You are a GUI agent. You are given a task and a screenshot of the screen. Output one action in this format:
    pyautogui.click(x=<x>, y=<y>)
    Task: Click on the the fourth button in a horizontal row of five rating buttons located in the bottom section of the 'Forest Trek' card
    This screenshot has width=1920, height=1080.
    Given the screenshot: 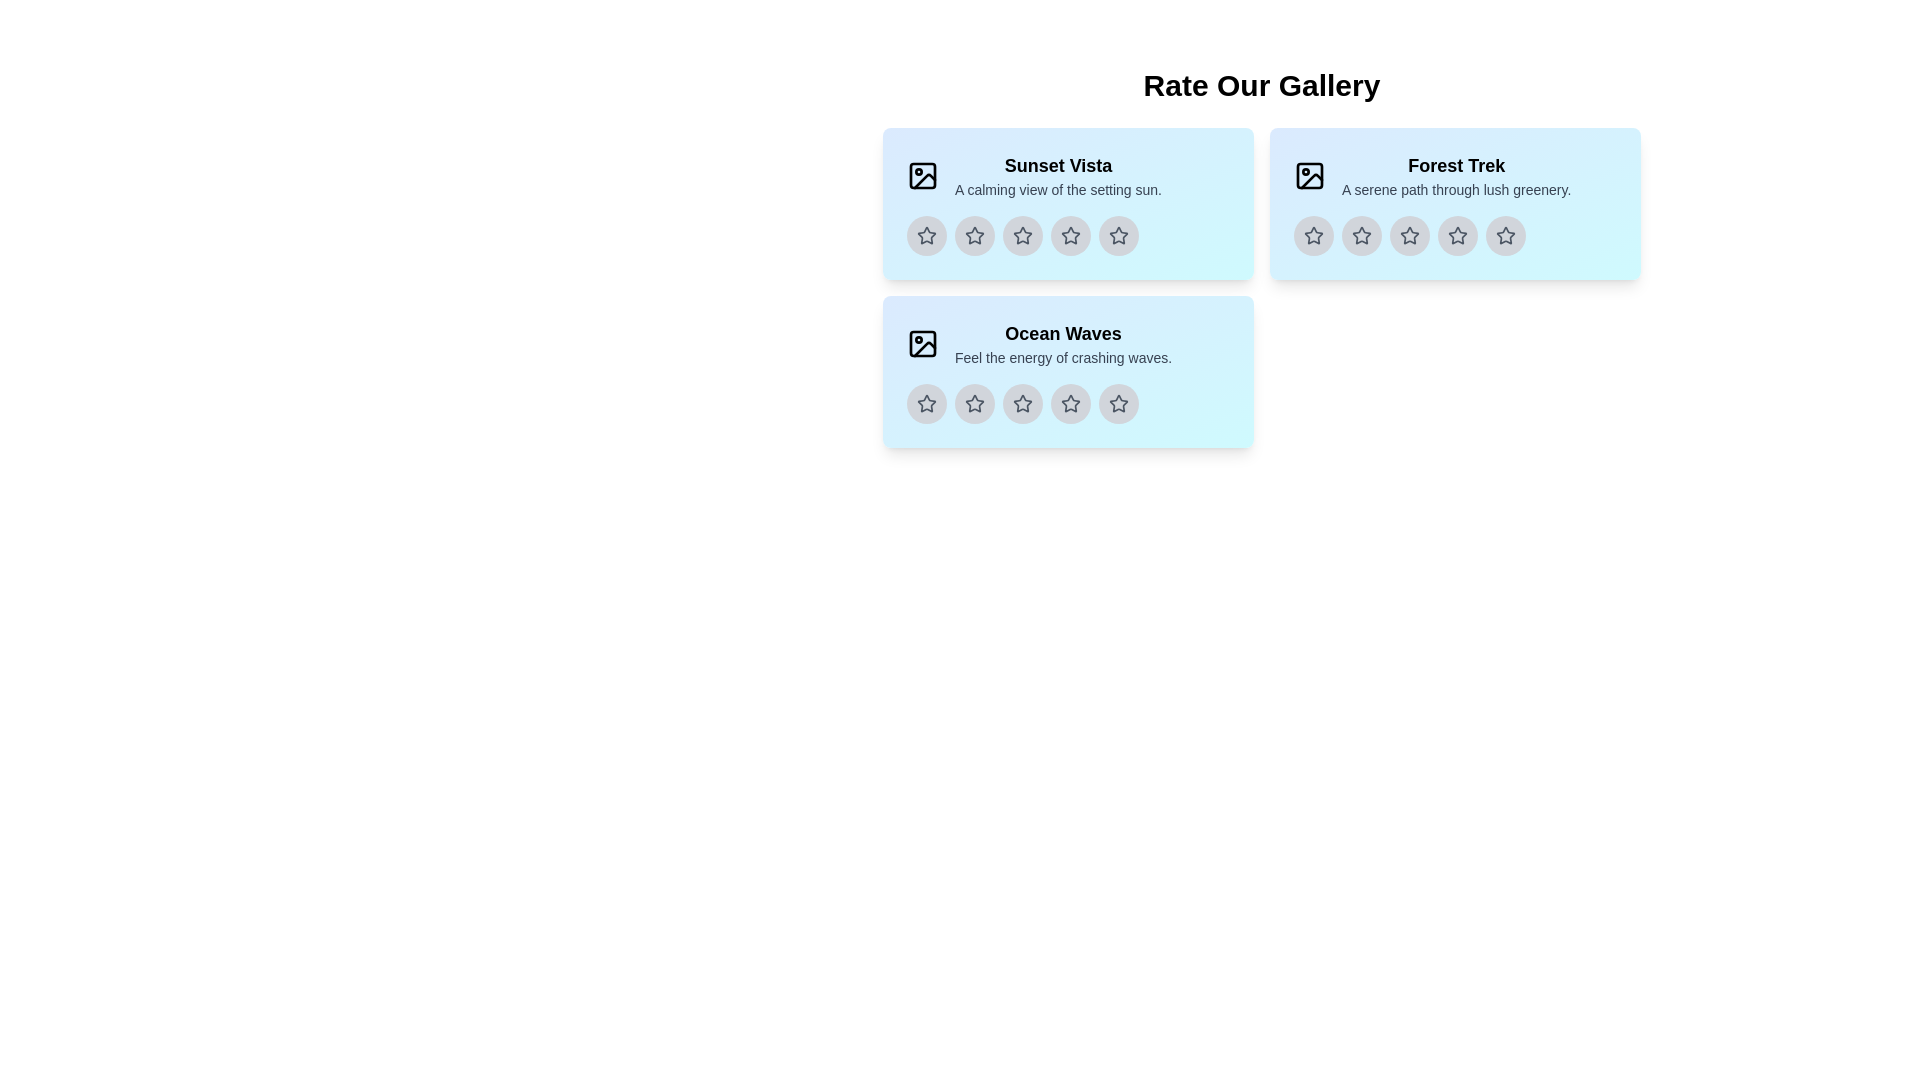 What is the action you would take?
    pyautogui.click(x=1458, y=234)
    